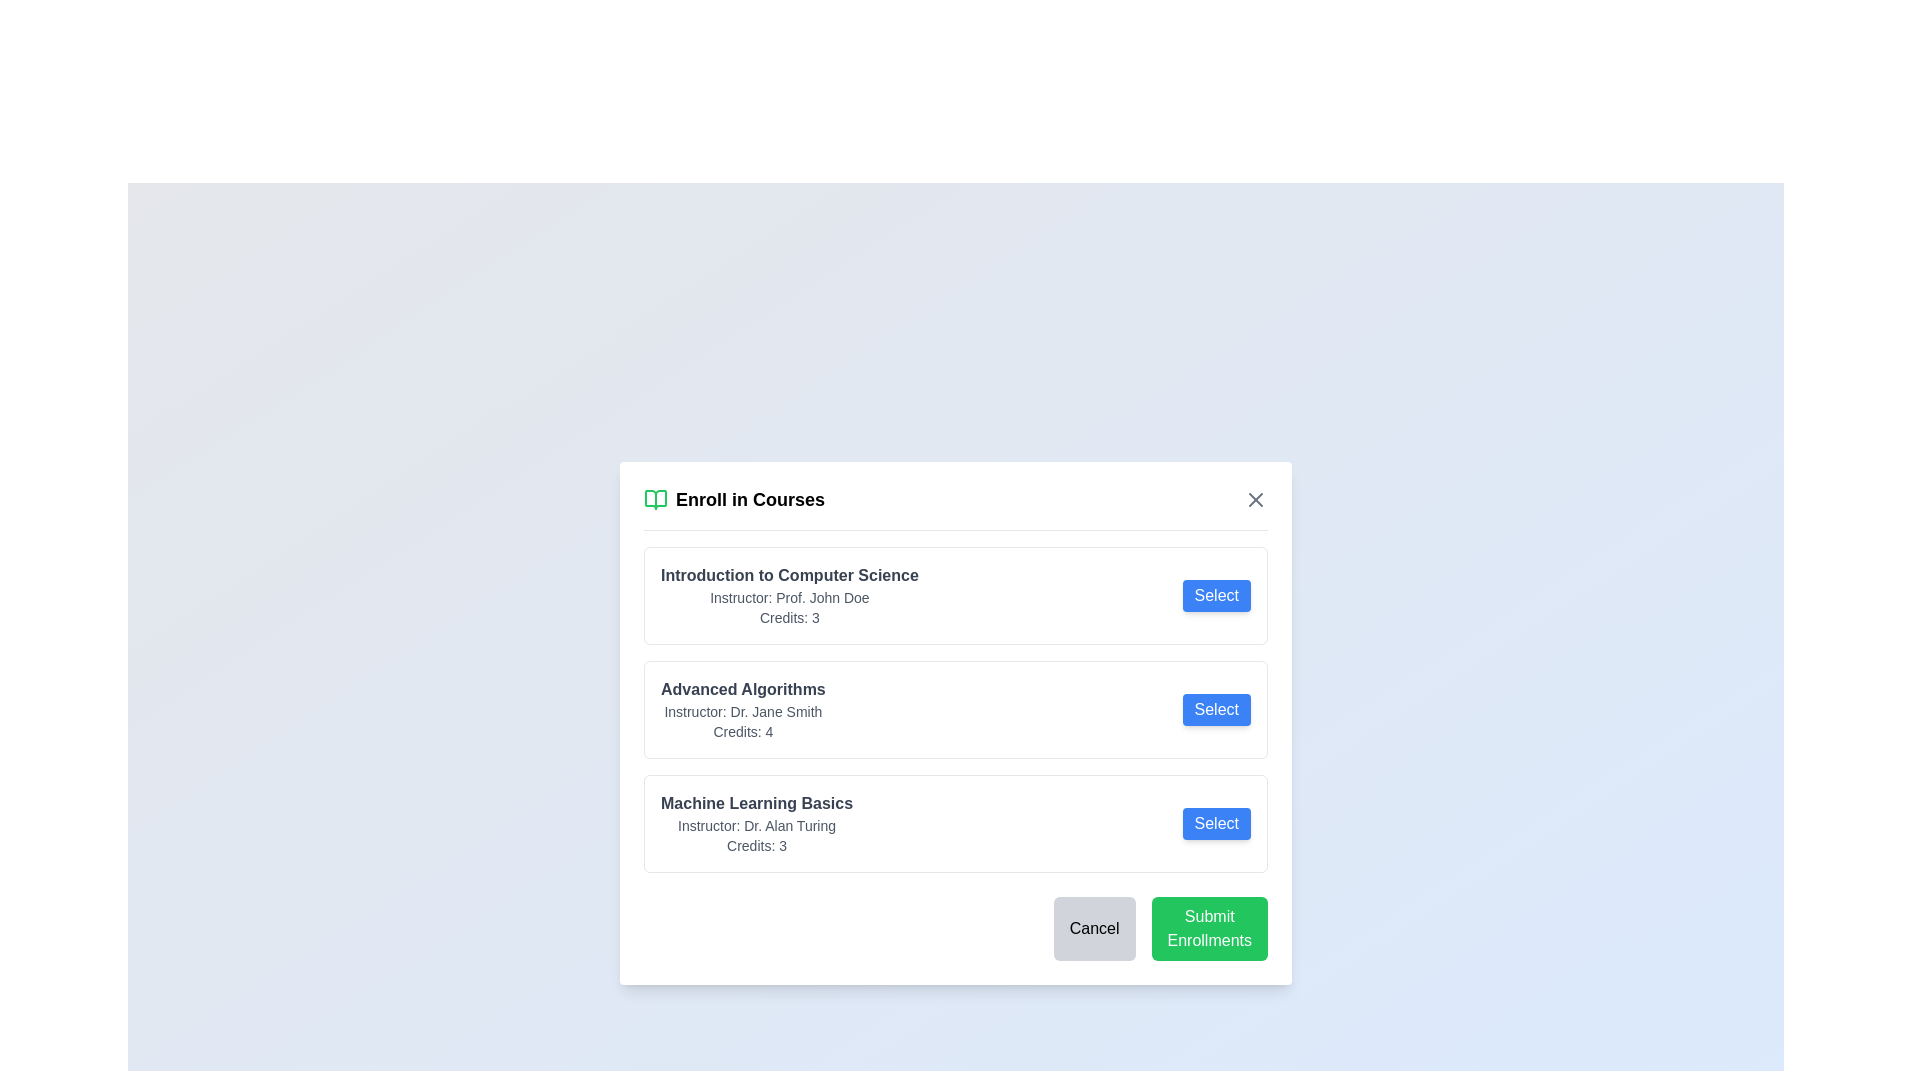 The image size is (1920, 1080). I want to click on text information block displaying 'Machine Learning Basics', 'Dr. Alan Turing', and 'Credits: 3', located in the third white box of the course list, so click(756, 823).